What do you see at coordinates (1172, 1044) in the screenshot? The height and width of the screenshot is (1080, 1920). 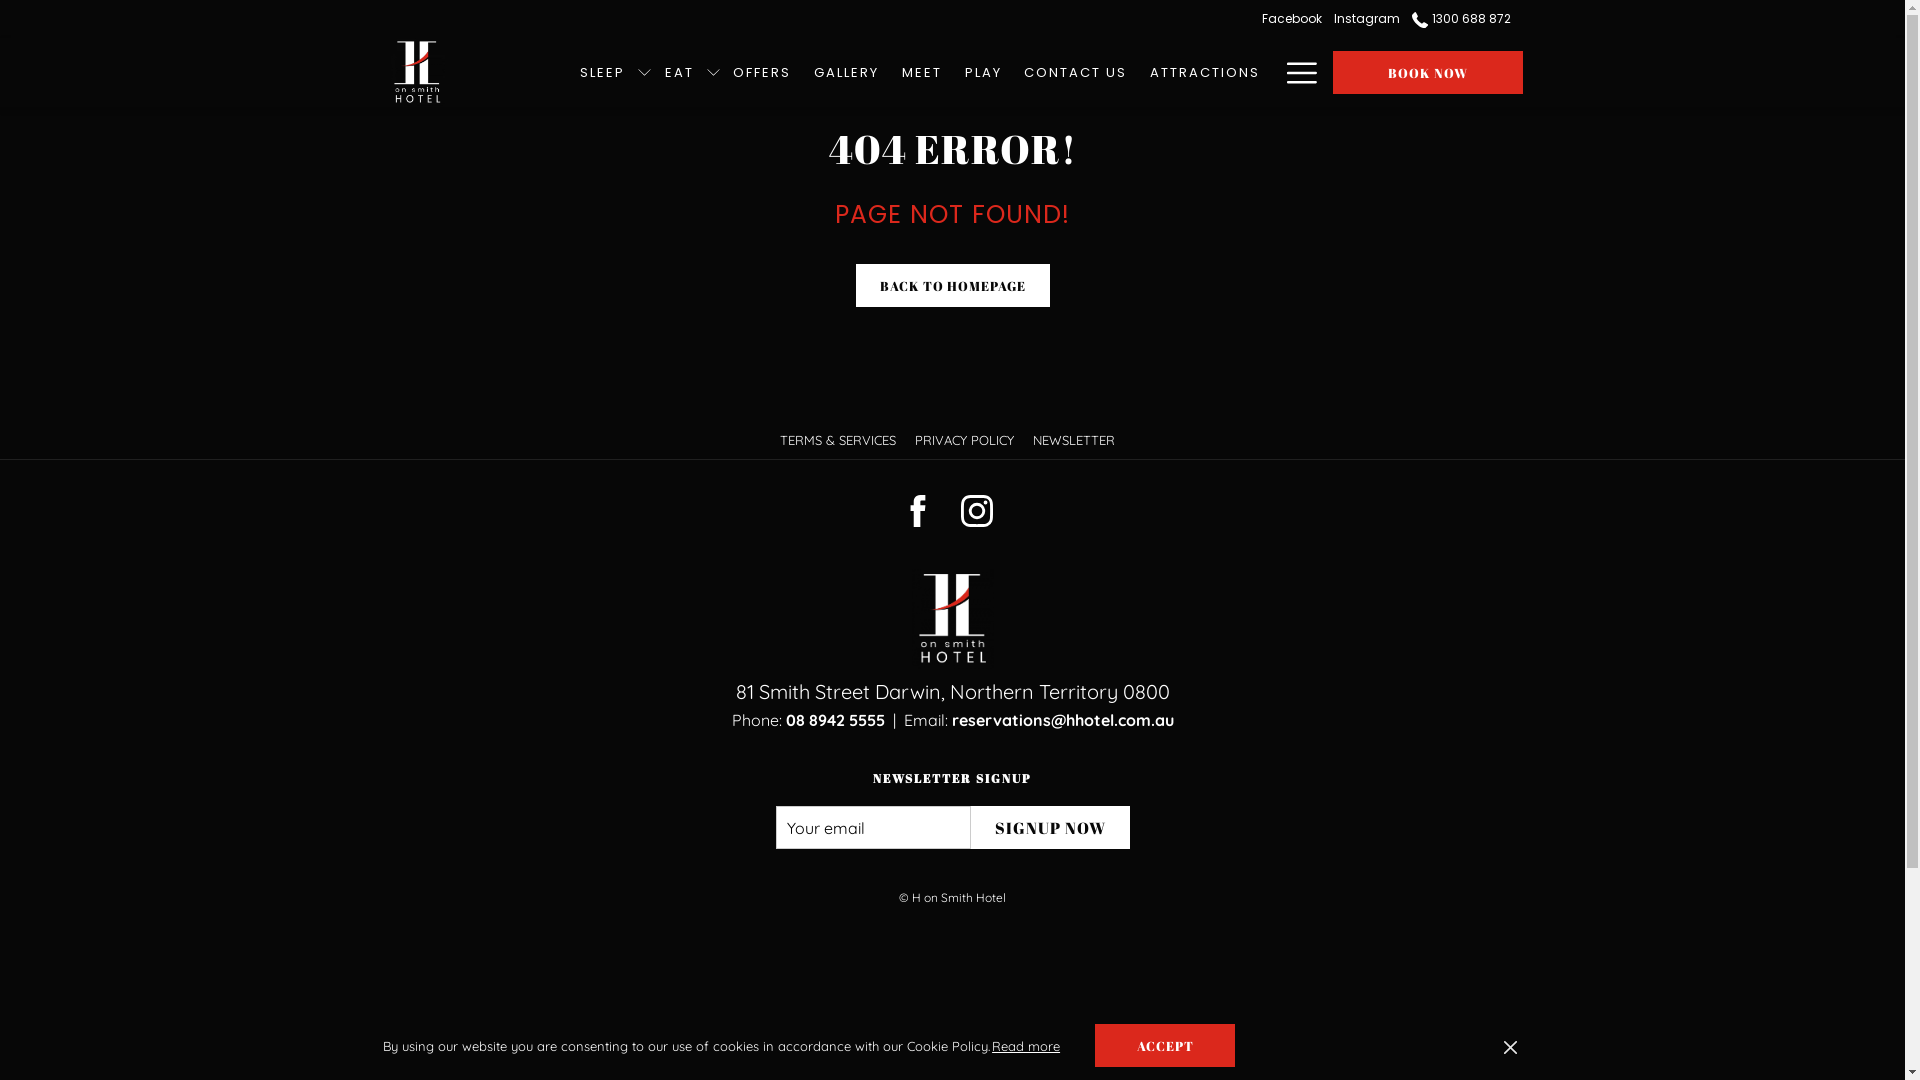 I see `'ACCEPT'` at bounding box center [1172, 1044].